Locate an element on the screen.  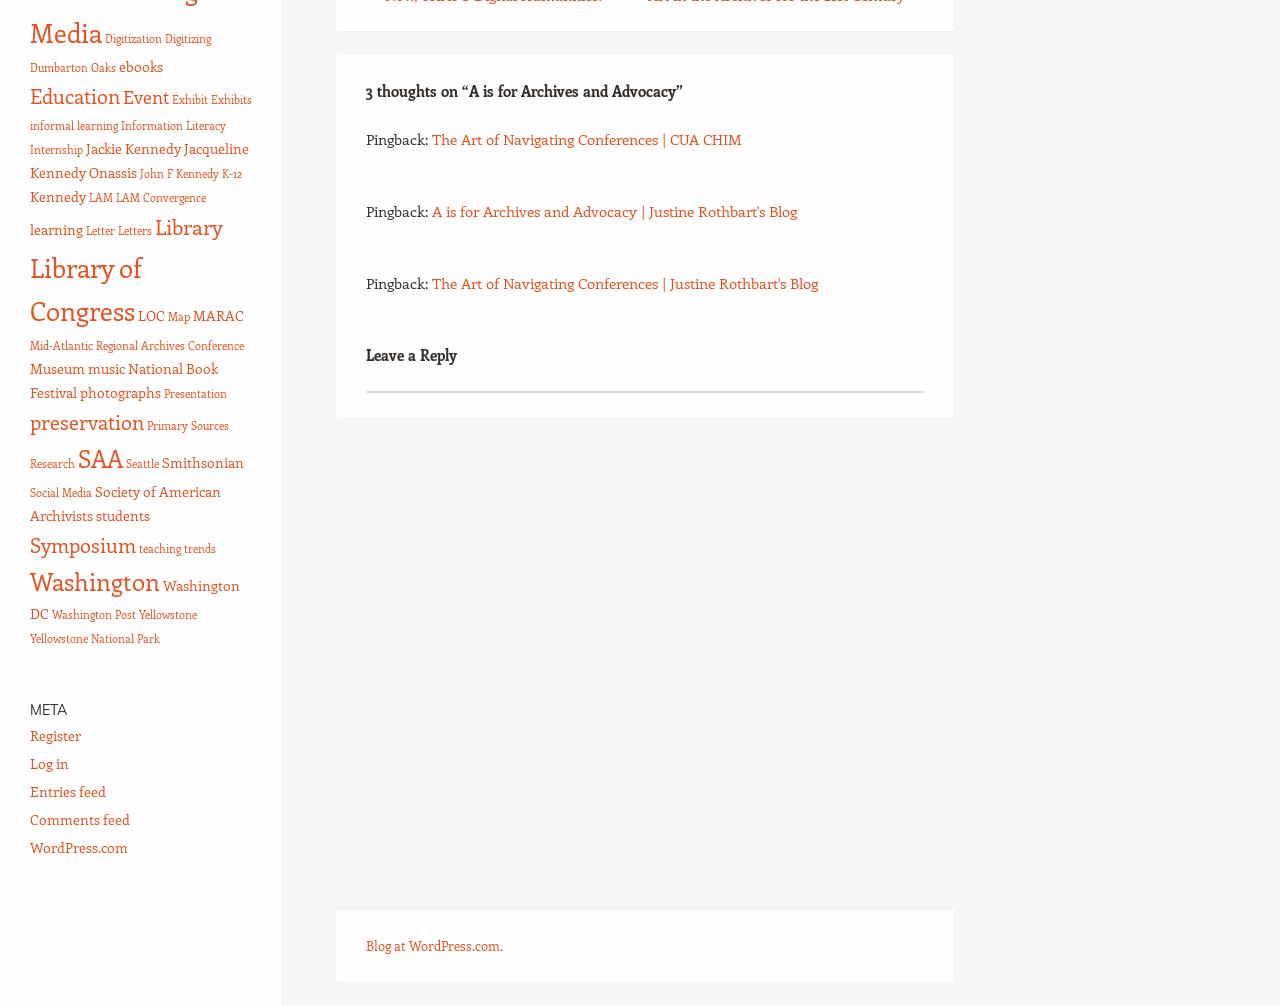
'Mid-Atlantic Regional Archives Conference' is located at coordinates (29, 346).